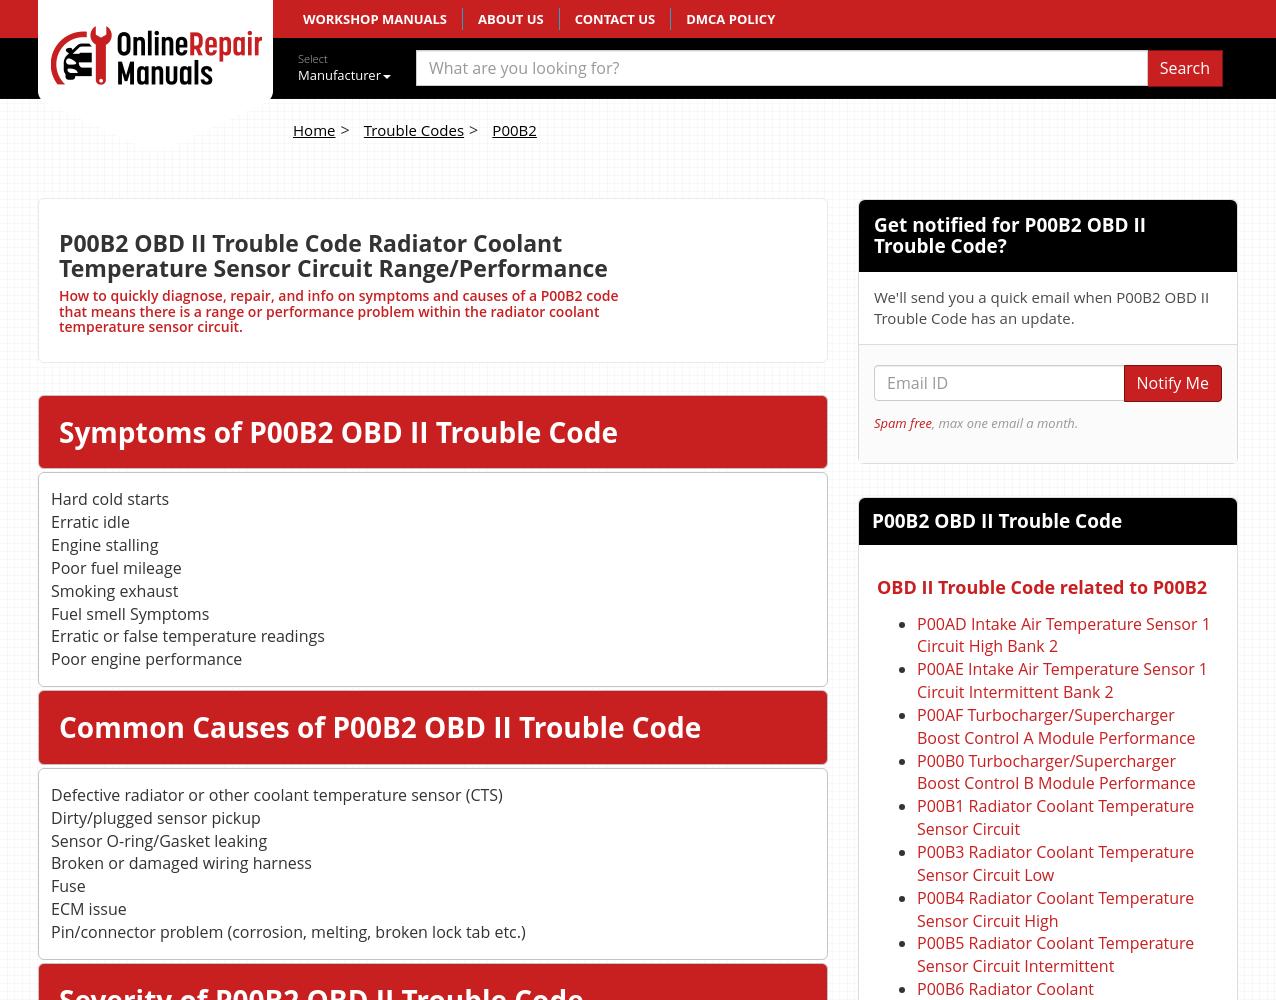 The width and height of the screenshot is (1276, 1000). What do you see at coordinates (916, 816) in the screenshot?
I see `'P00B1 Radiator Coolant Temperature Sensor Circuit'` at bounding box center [916, 816].